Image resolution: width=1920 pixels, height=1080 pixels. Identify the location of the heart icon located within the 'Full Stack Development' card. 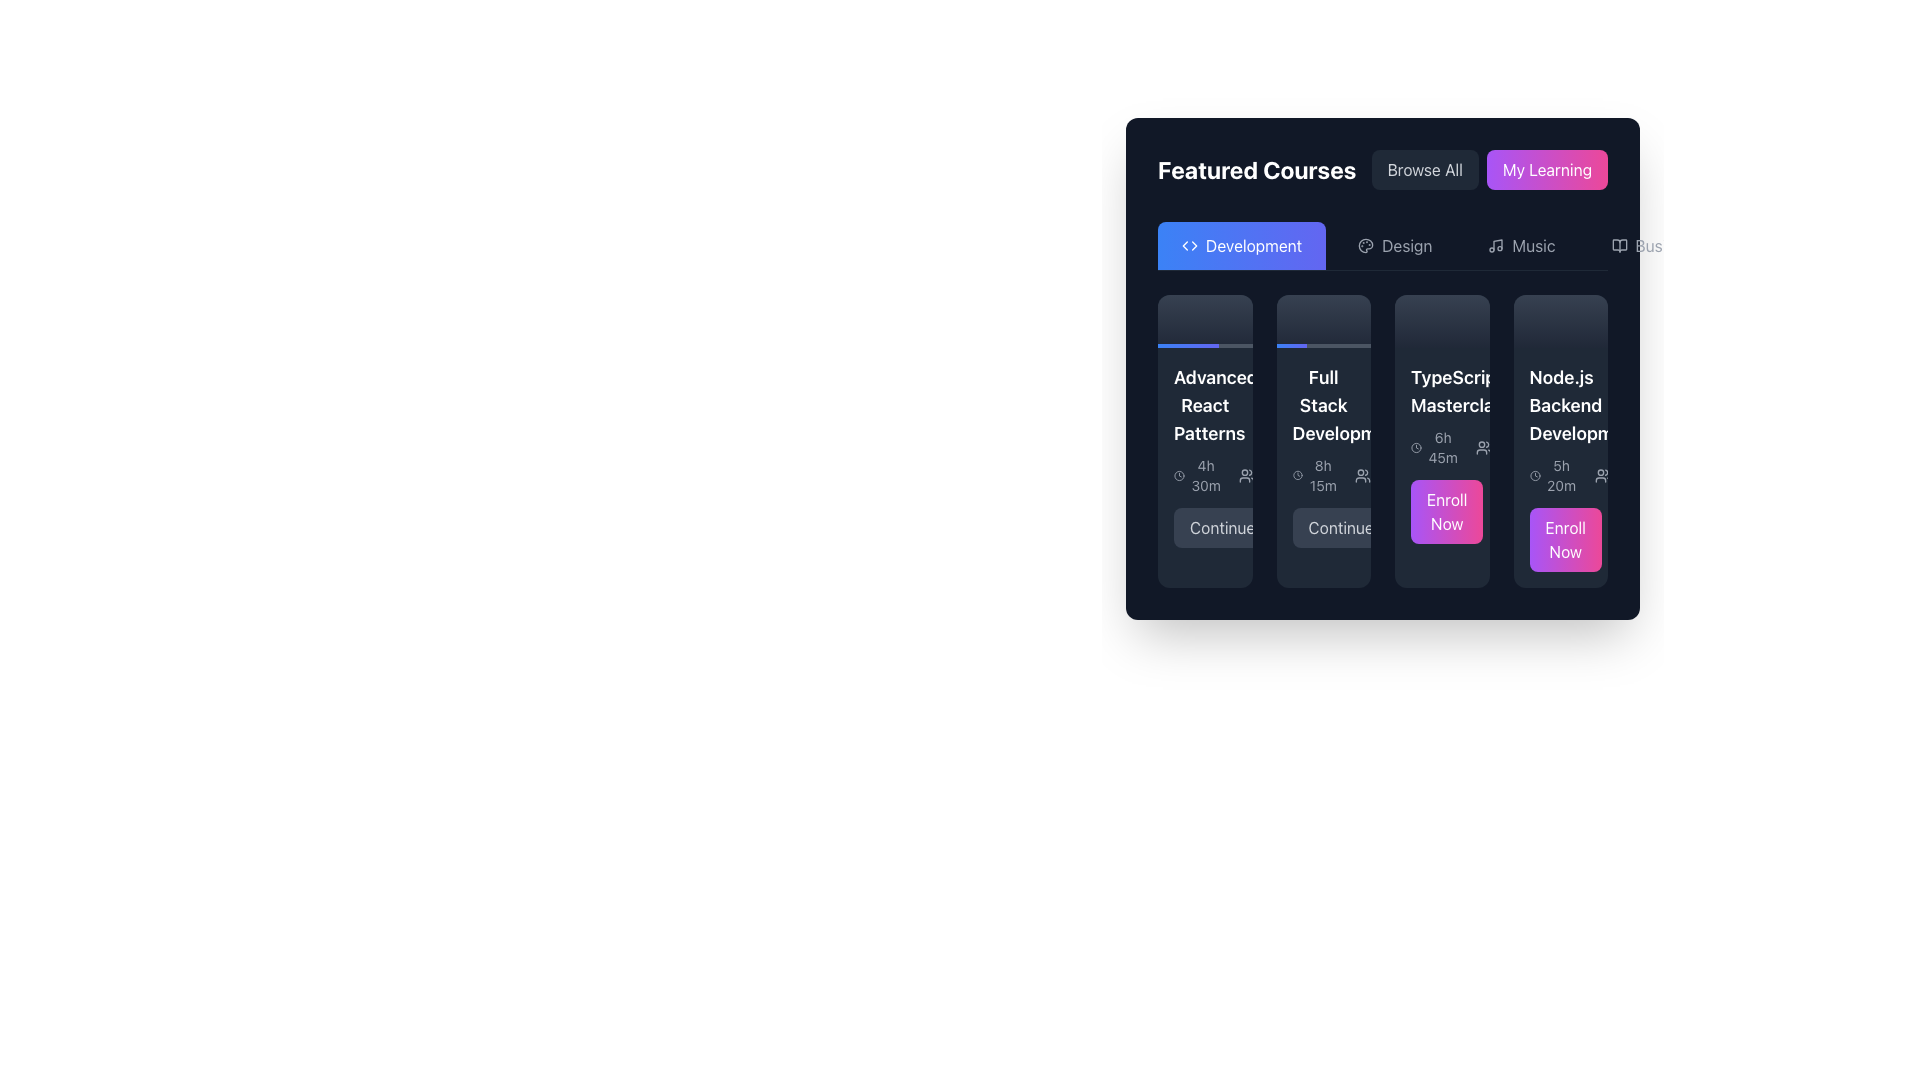
(1289, 527).